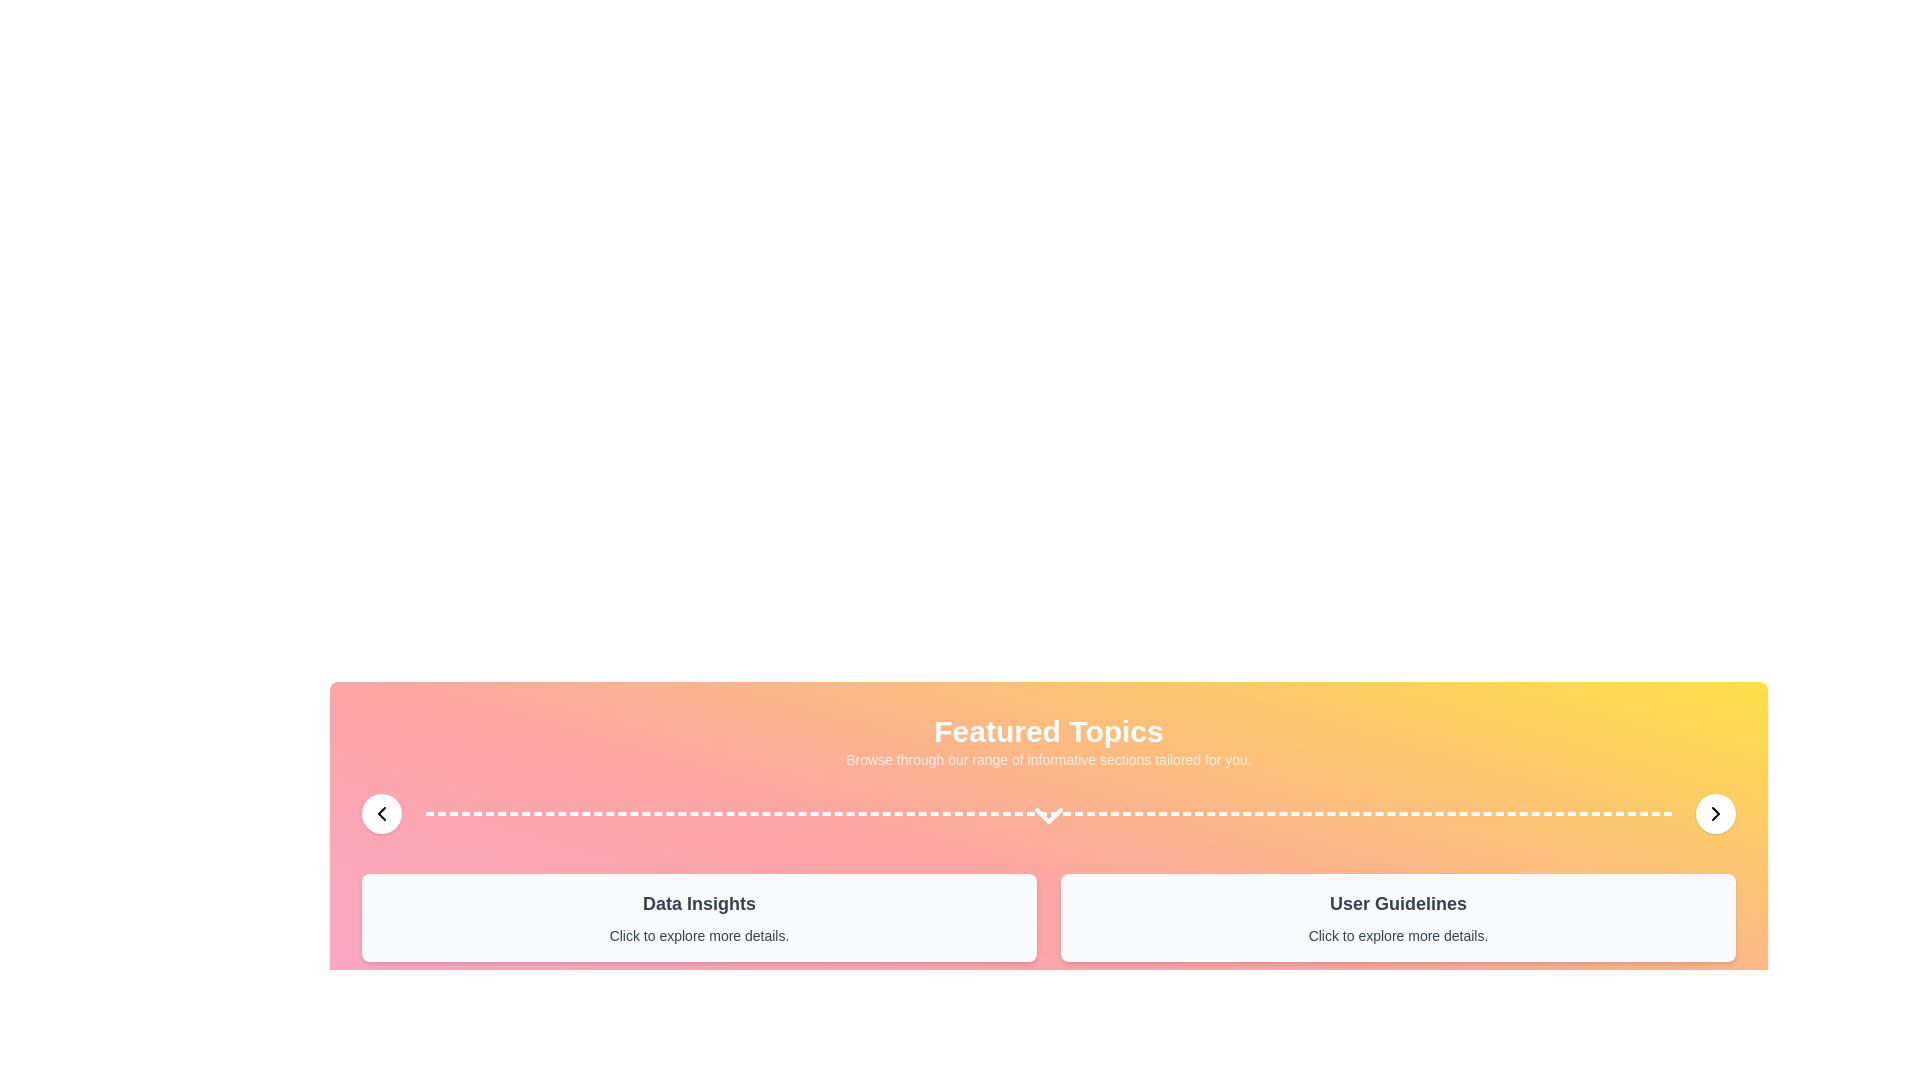 The width and height of the screenshot is (1920, 1080). I want to click on the circular button with a white background and a left-pointing chevron icon, so click(382, 813).